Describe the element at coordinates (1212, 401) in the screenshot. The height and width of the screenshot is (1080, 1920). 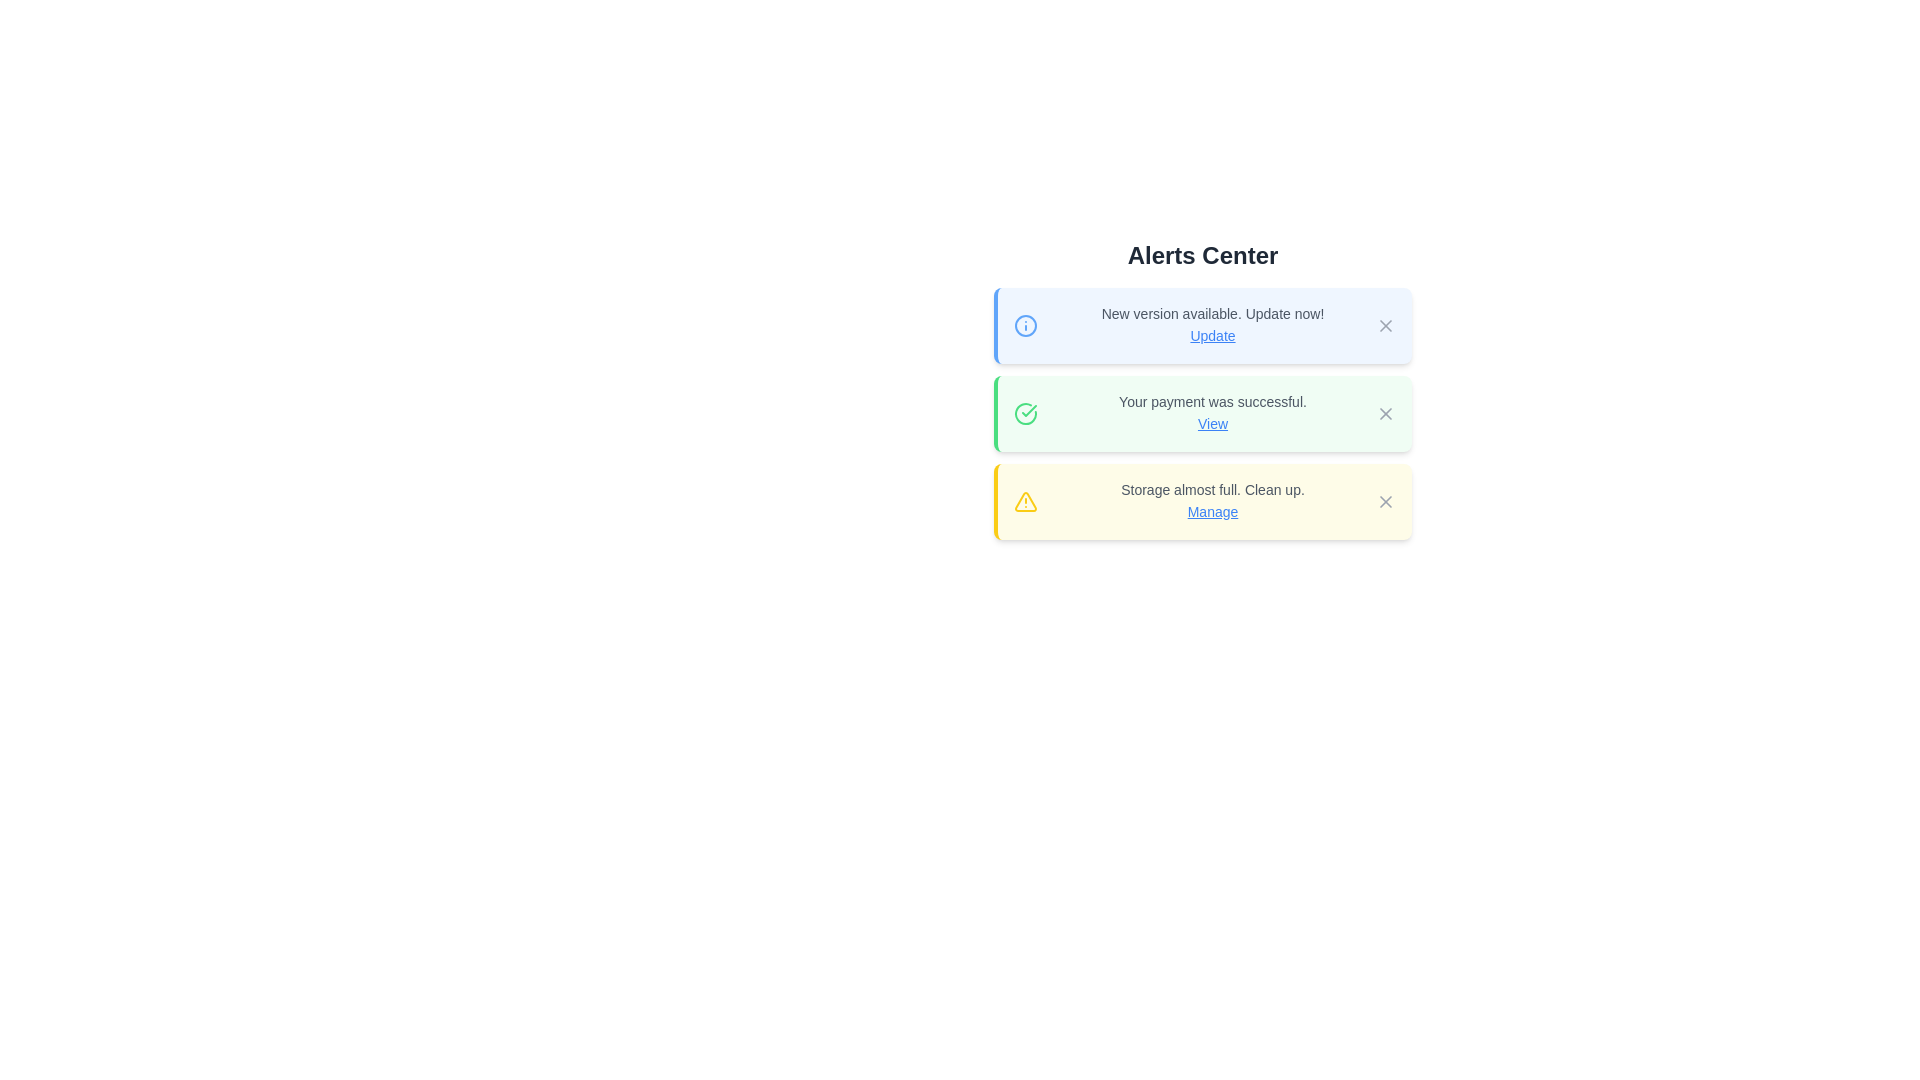
I see `the text label displaying 'Your payment was successful.' in the Alerts Center section, which is part of the second alert item on a light green background` at that location.